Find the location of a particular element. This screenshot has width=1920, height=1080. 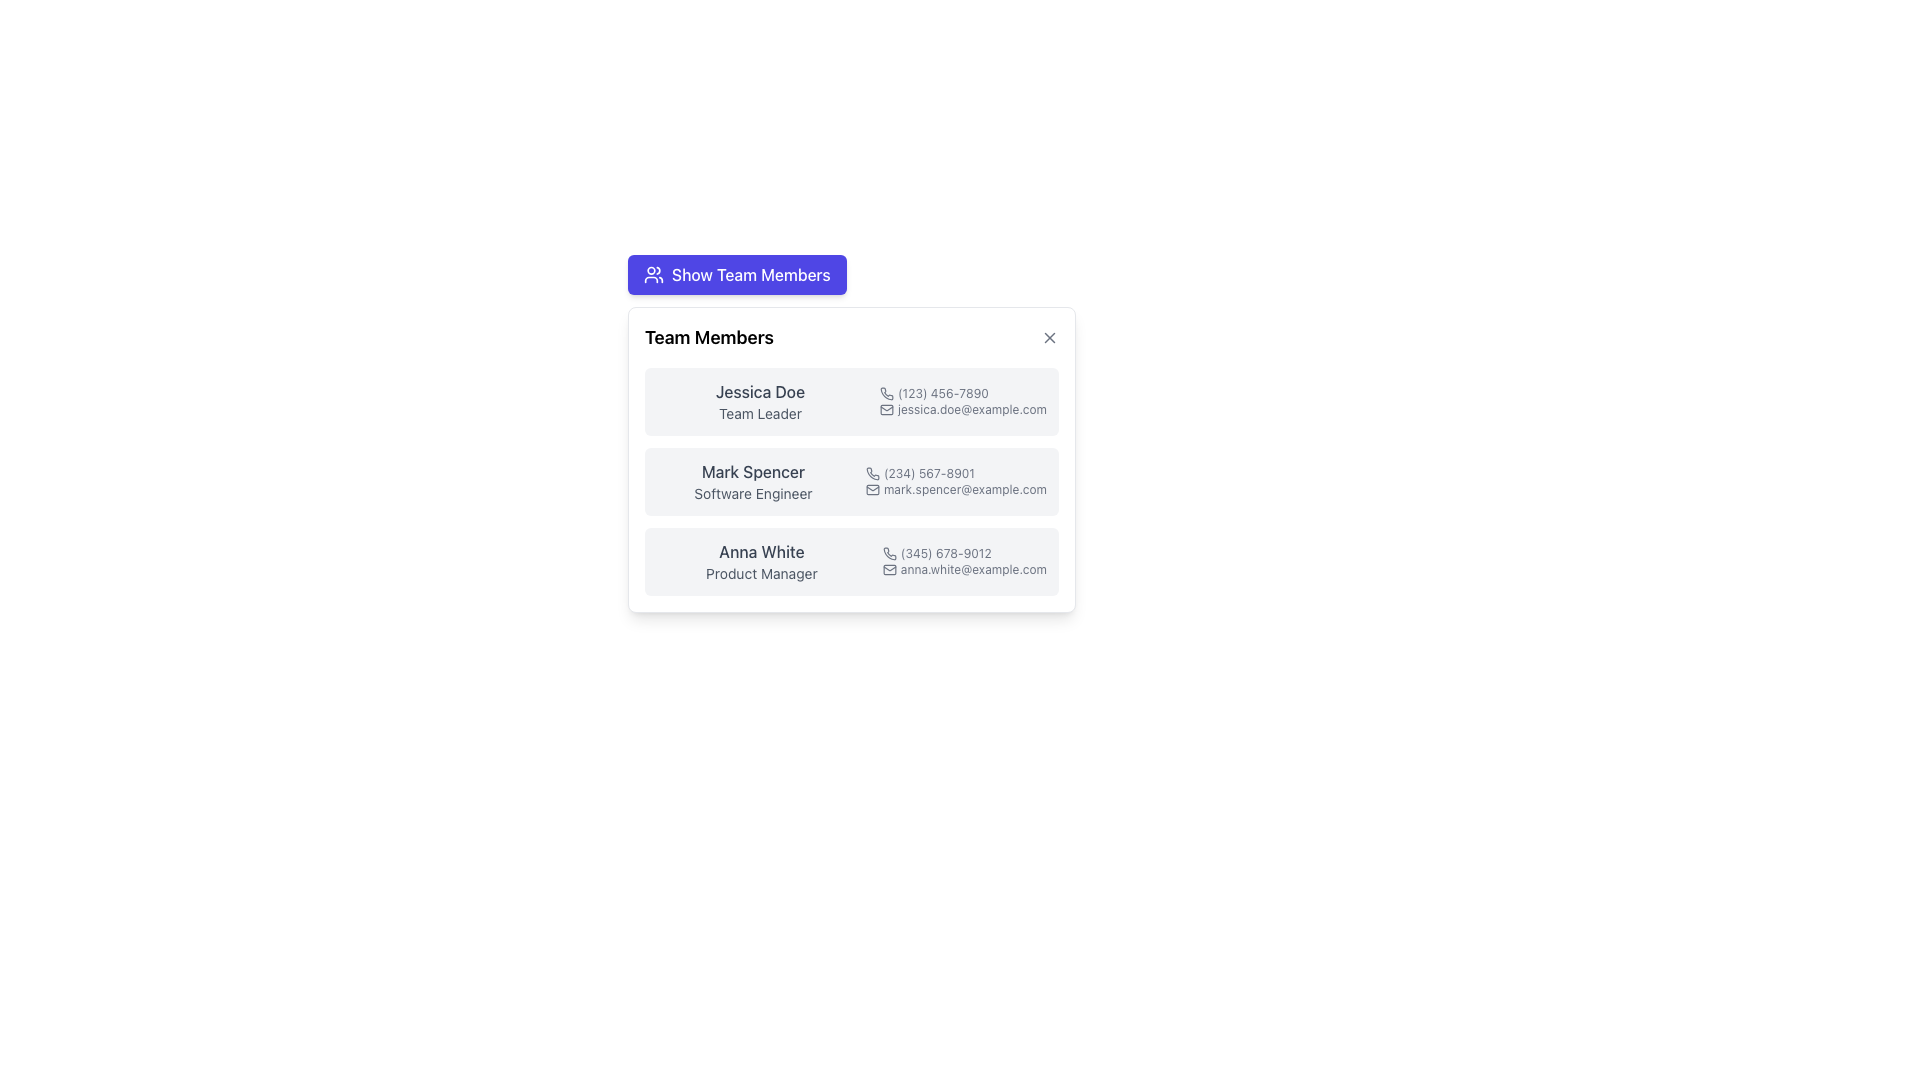

the minimalist black outline phone icon located beside the phone number '(123) 456-7890' in the first row of the team members' contact list is located at coordinates (886, 393).